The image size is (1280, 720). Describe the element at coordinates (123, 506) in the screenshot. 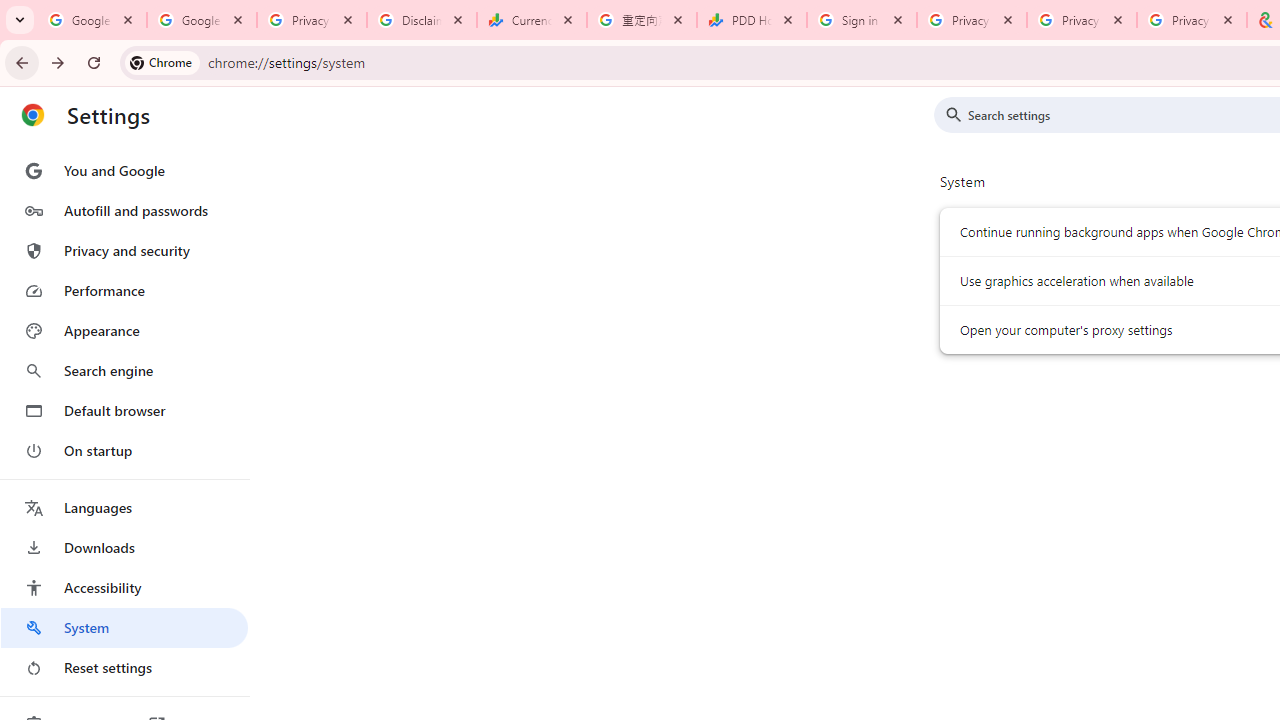

I see `'Languages'` at that location.